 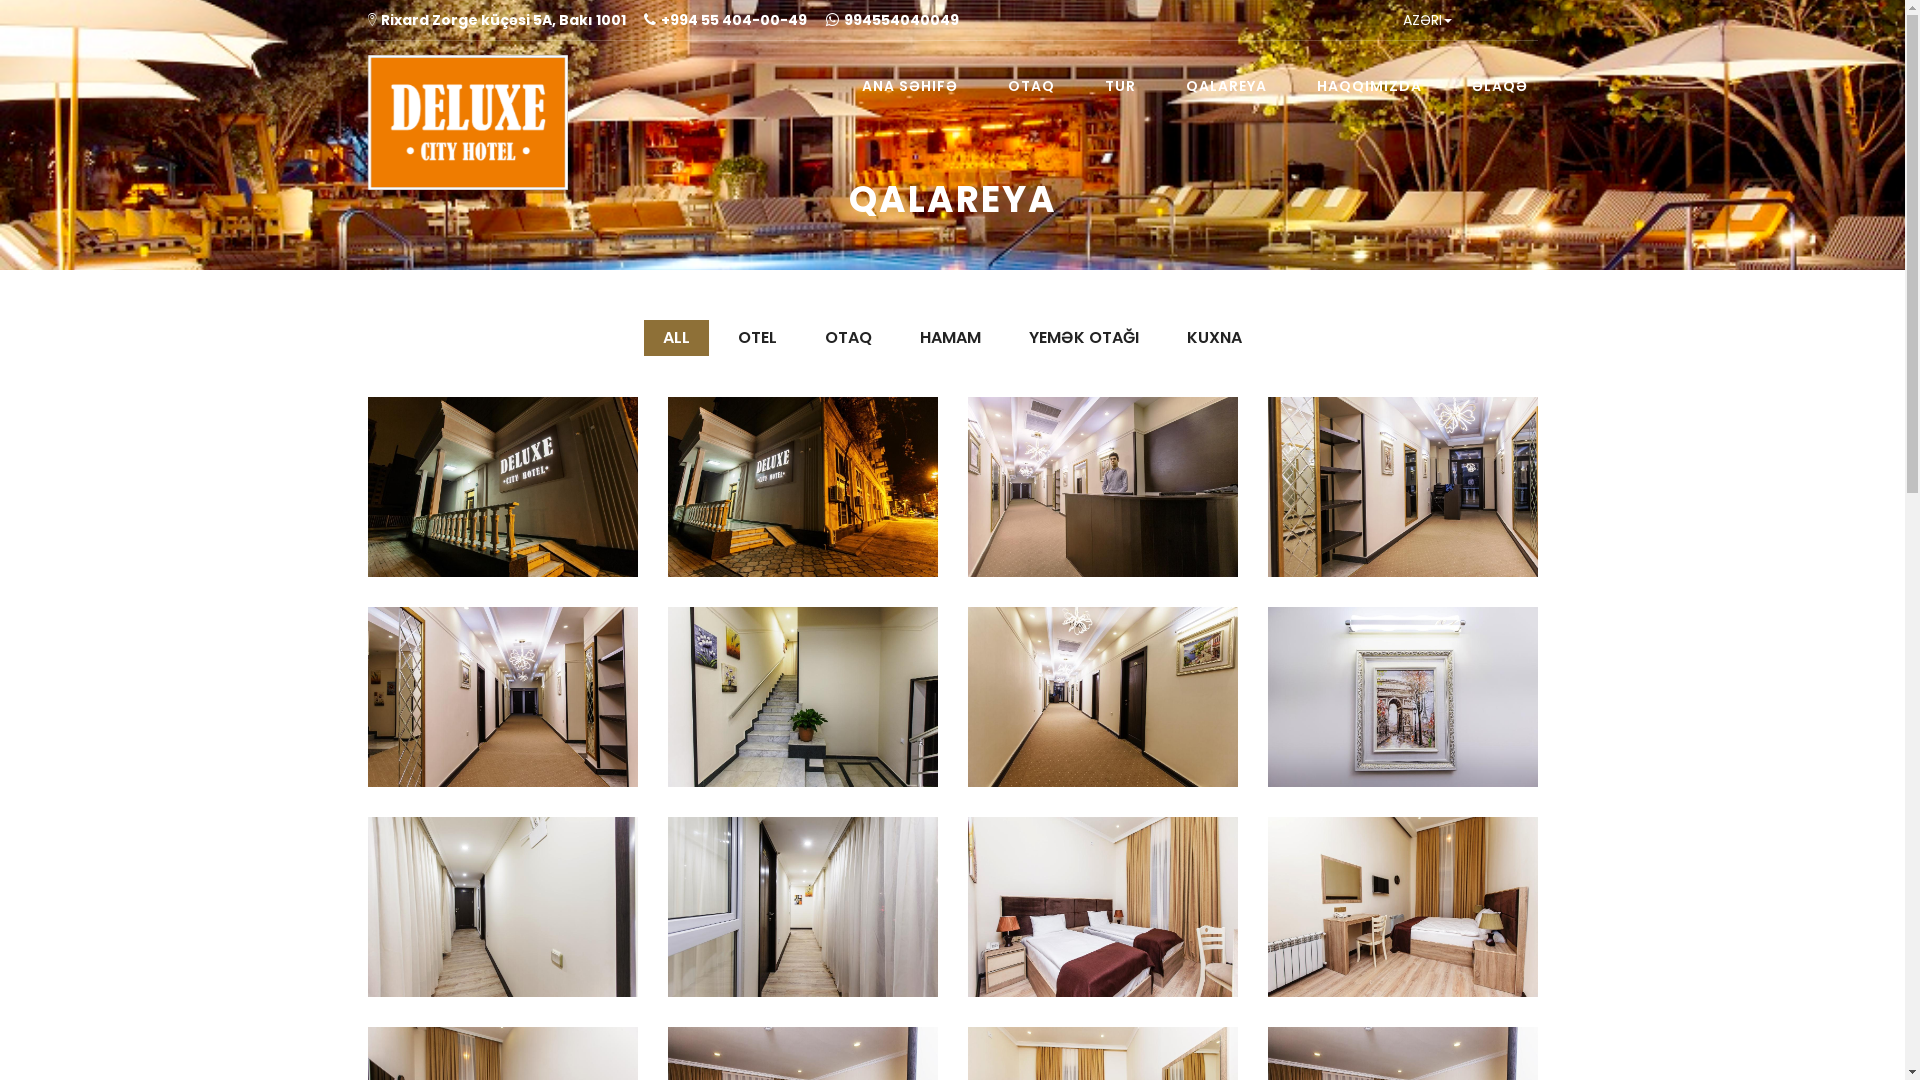 I want to click on 'Otaq', so click(x=1102, y=906).